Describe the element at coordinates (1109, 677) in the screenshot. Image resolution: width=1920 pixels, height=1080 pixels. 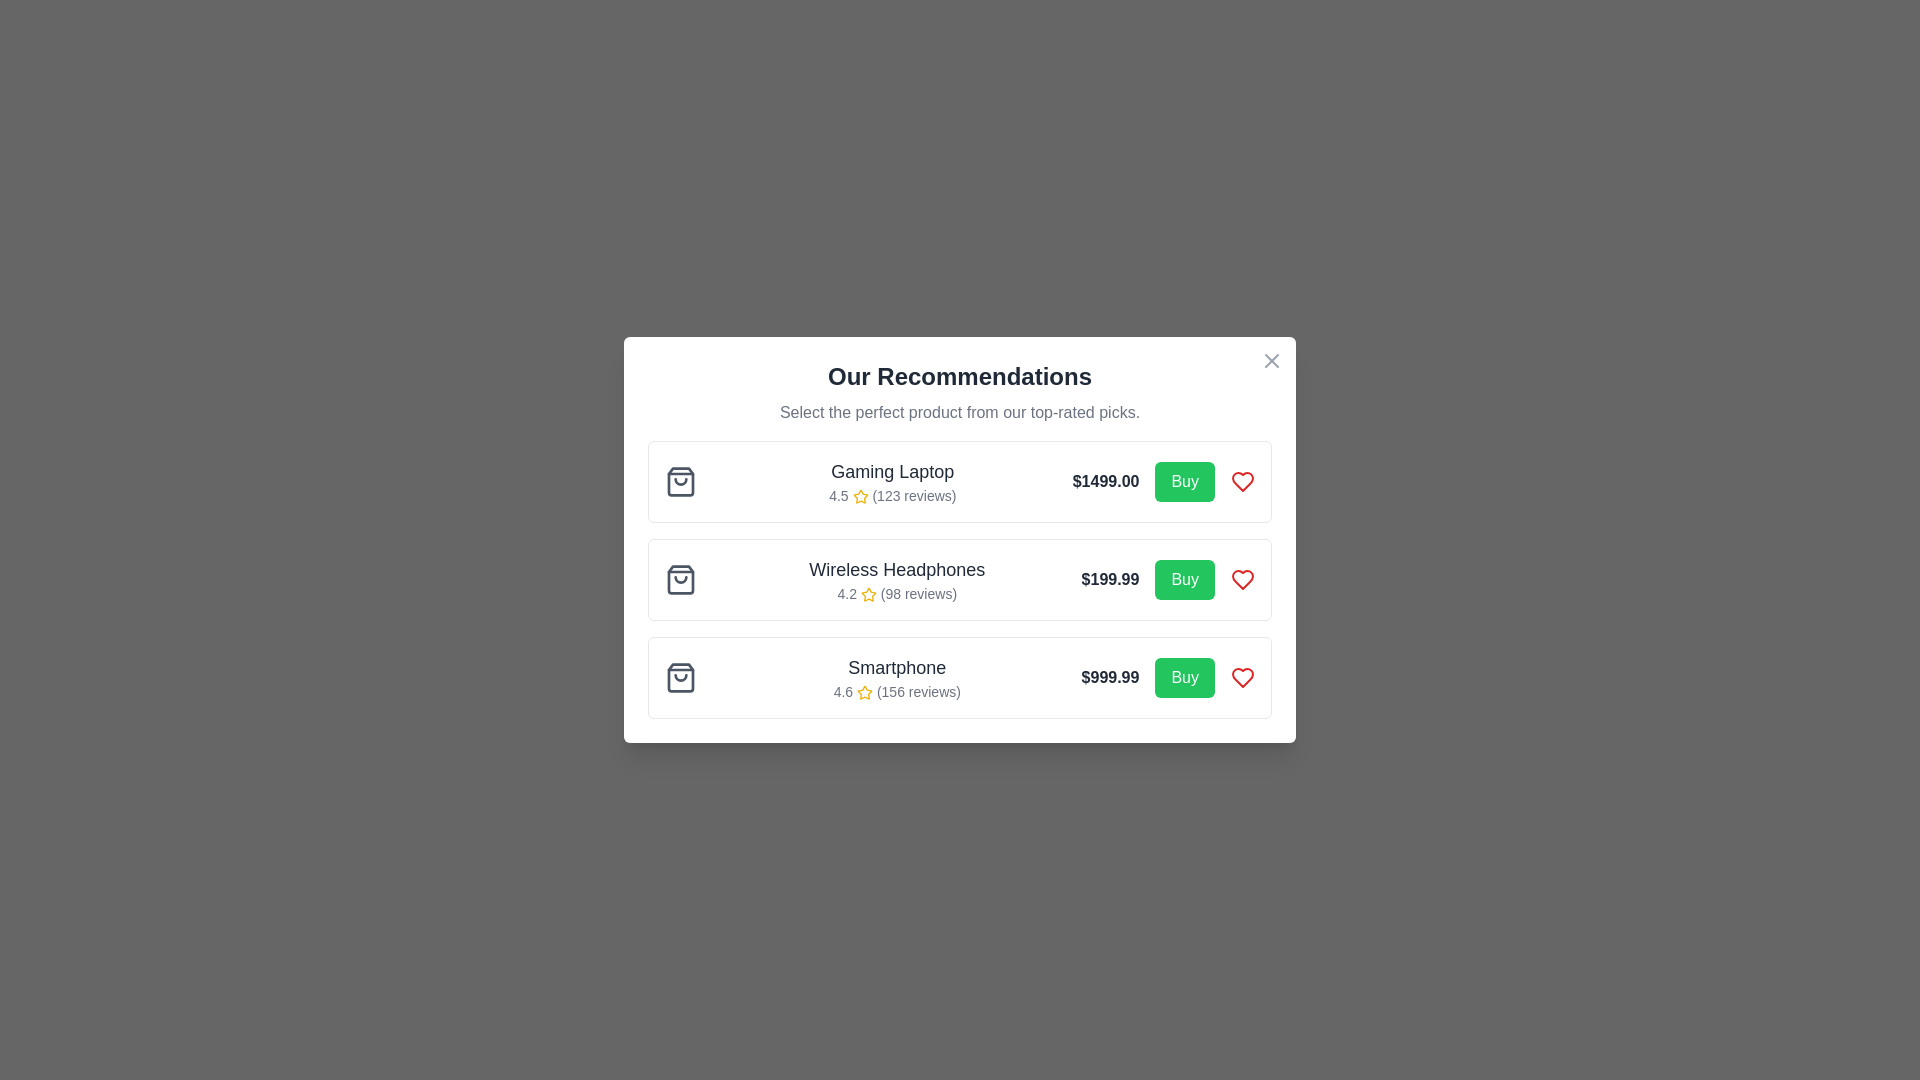
I see `the price Text Label for the 'Smartphone' product` at that location.